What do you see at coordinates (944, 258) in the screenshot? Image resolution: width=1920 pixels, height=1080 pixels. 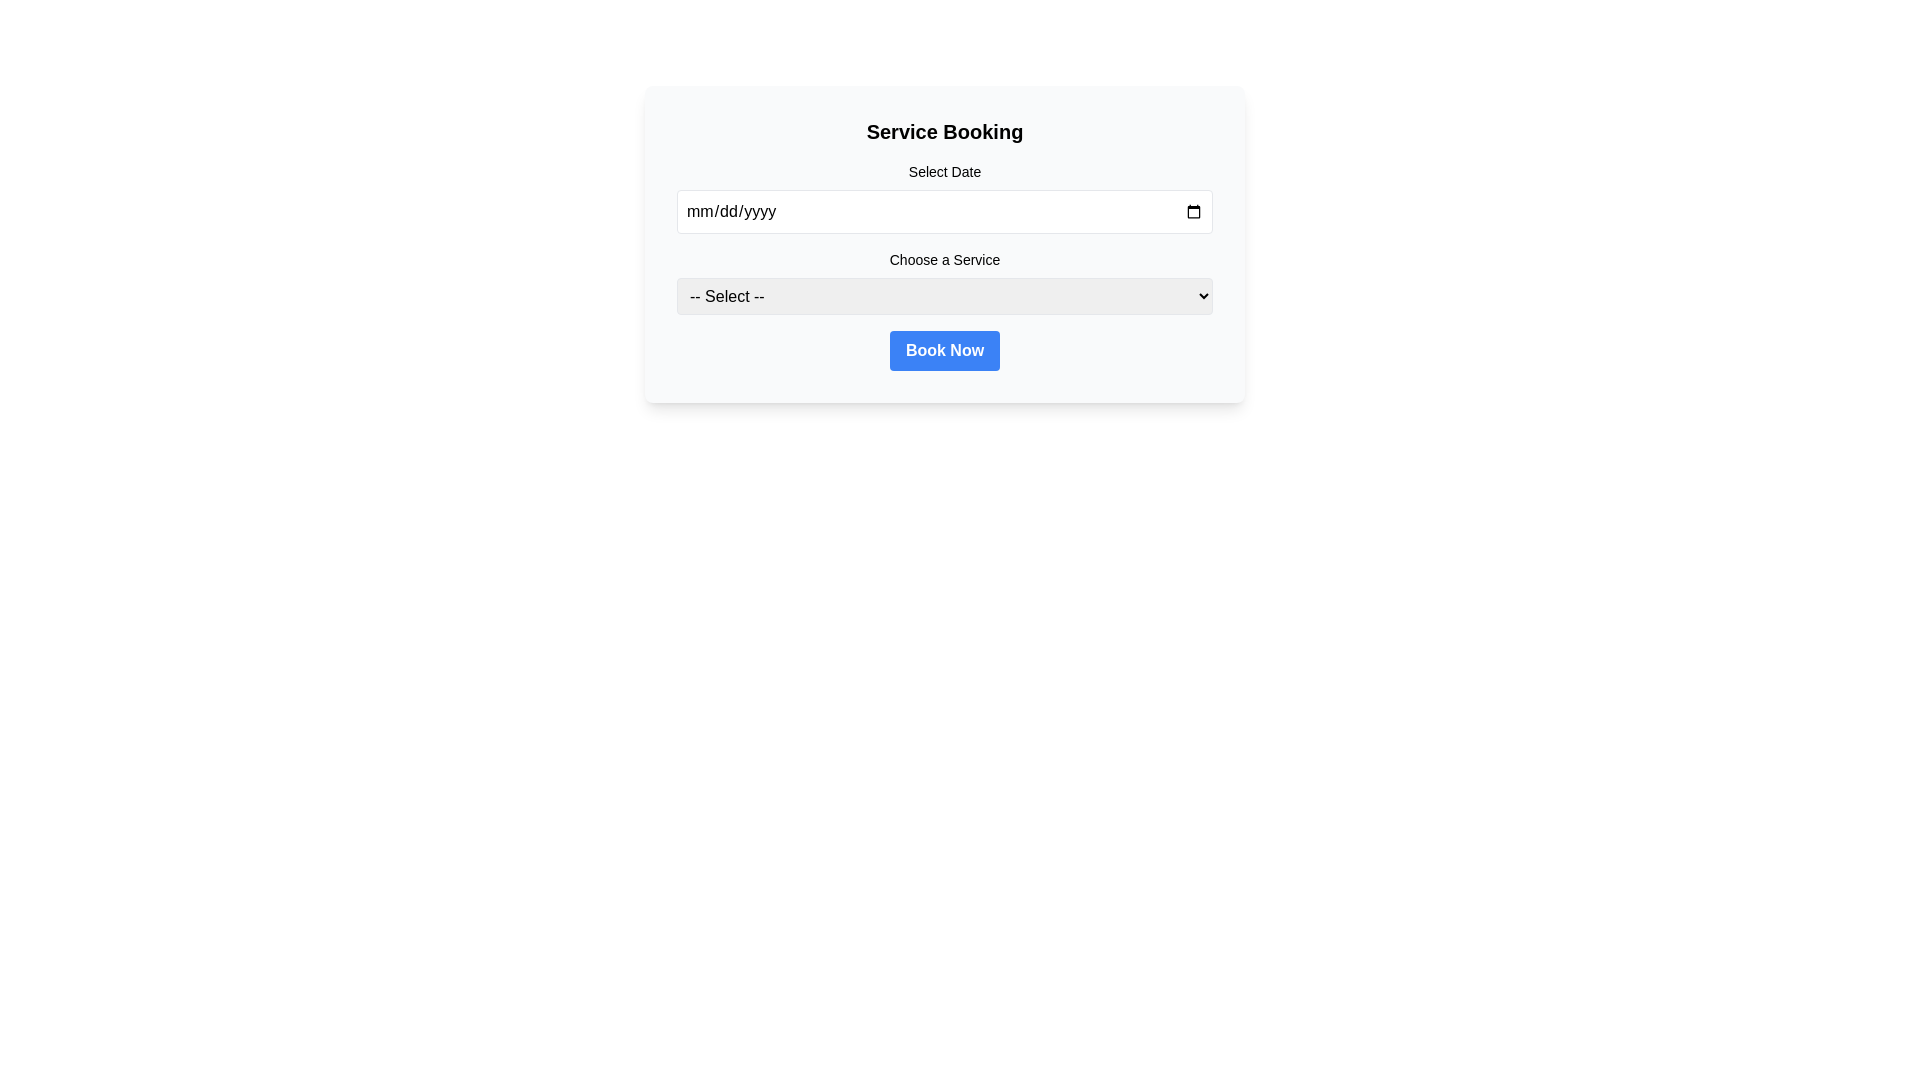 I see `the label element that displays 'Choose a Service', which is positioned directly above the dropdown menu labeled '-- Select --'` at bounding box center [944, 258].